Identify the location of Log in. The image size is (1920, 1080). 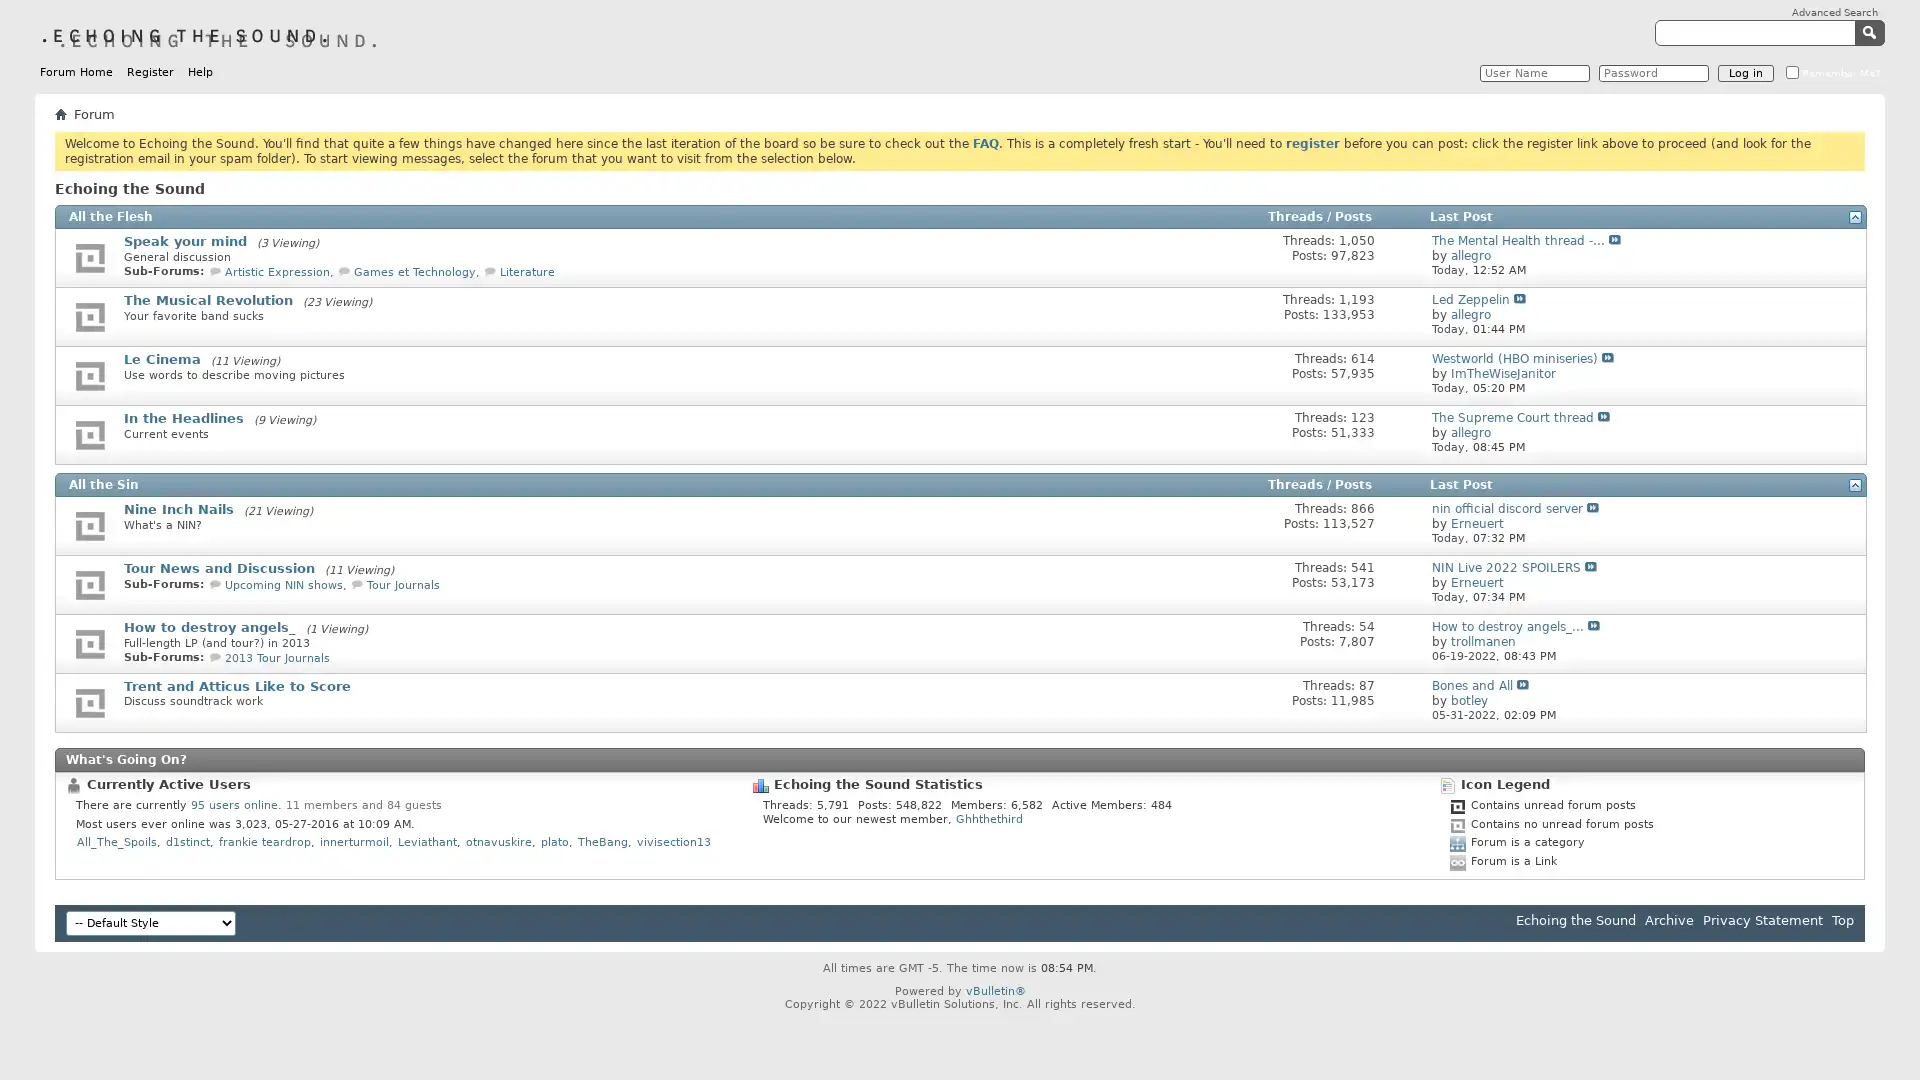
(1745, 72).